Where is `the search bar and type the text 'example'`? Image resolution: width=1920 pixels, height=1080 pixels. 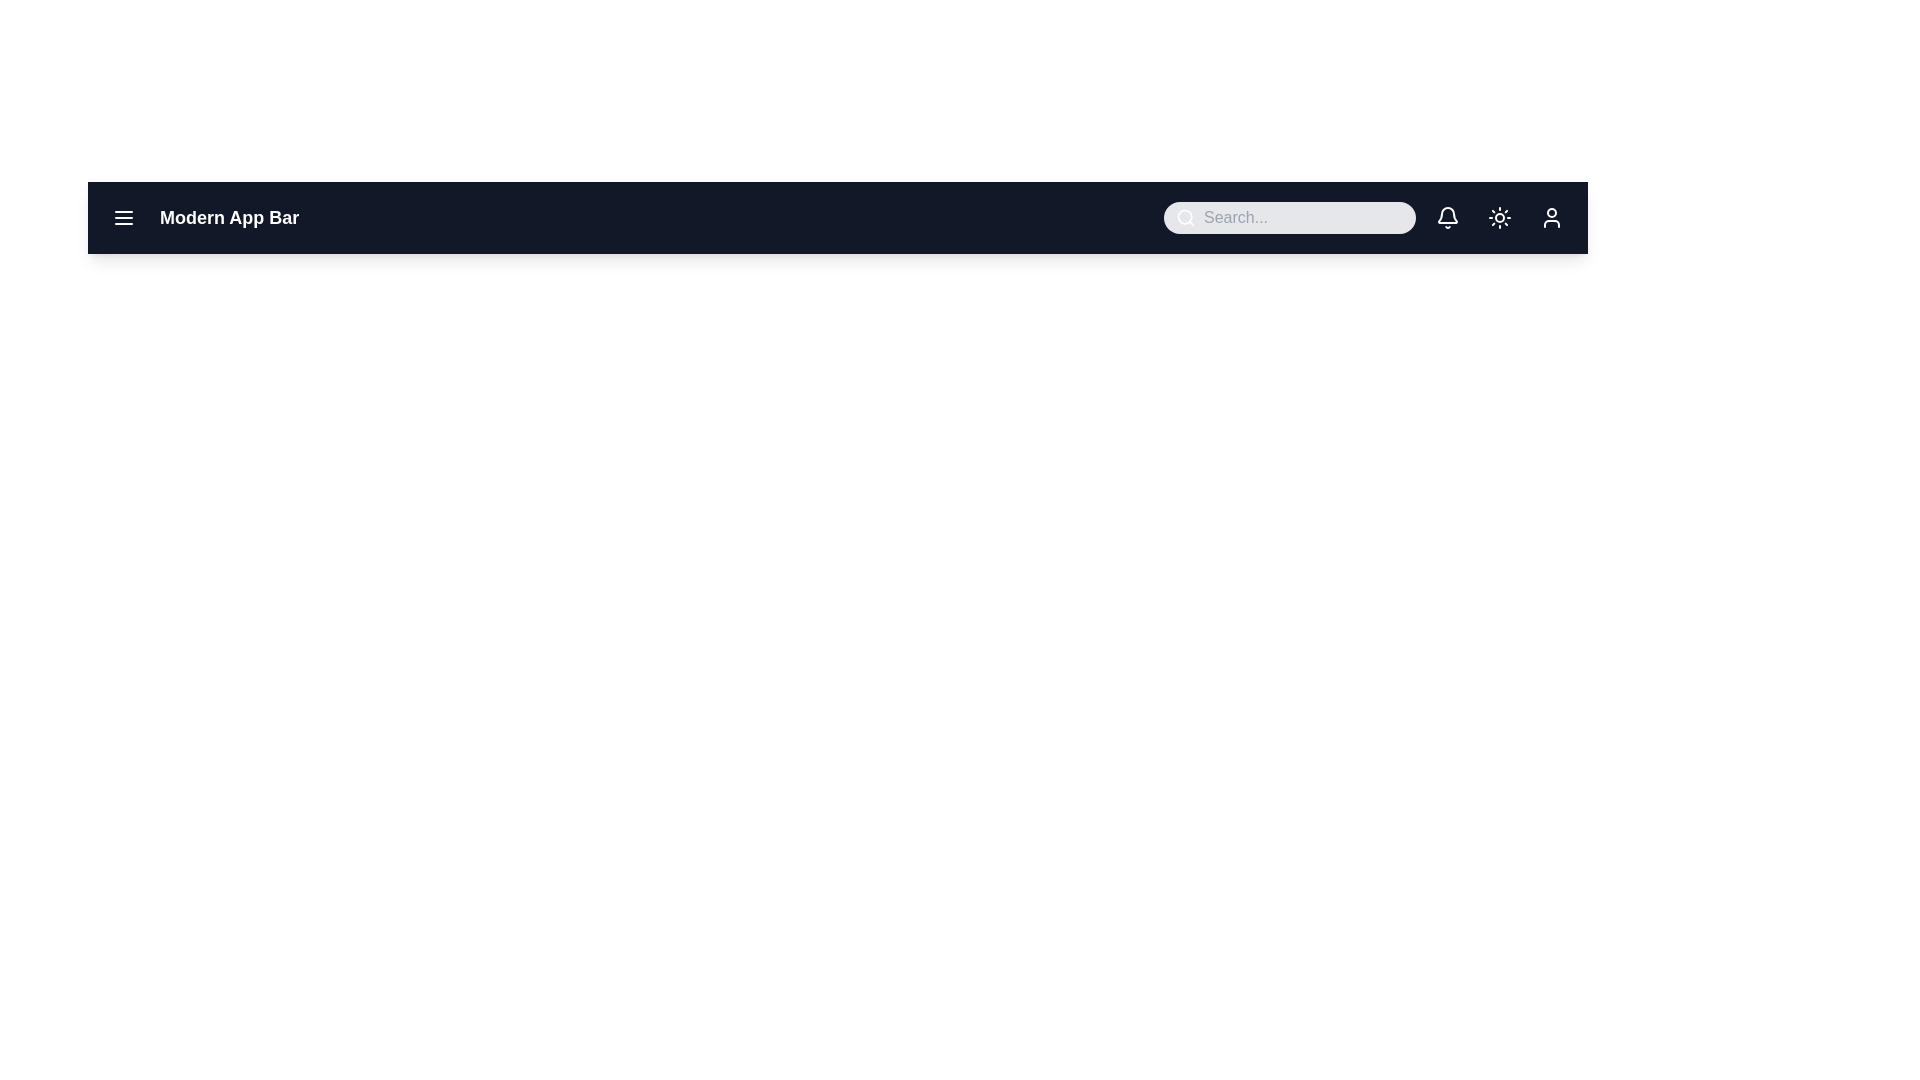
the search bar and type the text 'example' is located at coordinates (1304, 218).